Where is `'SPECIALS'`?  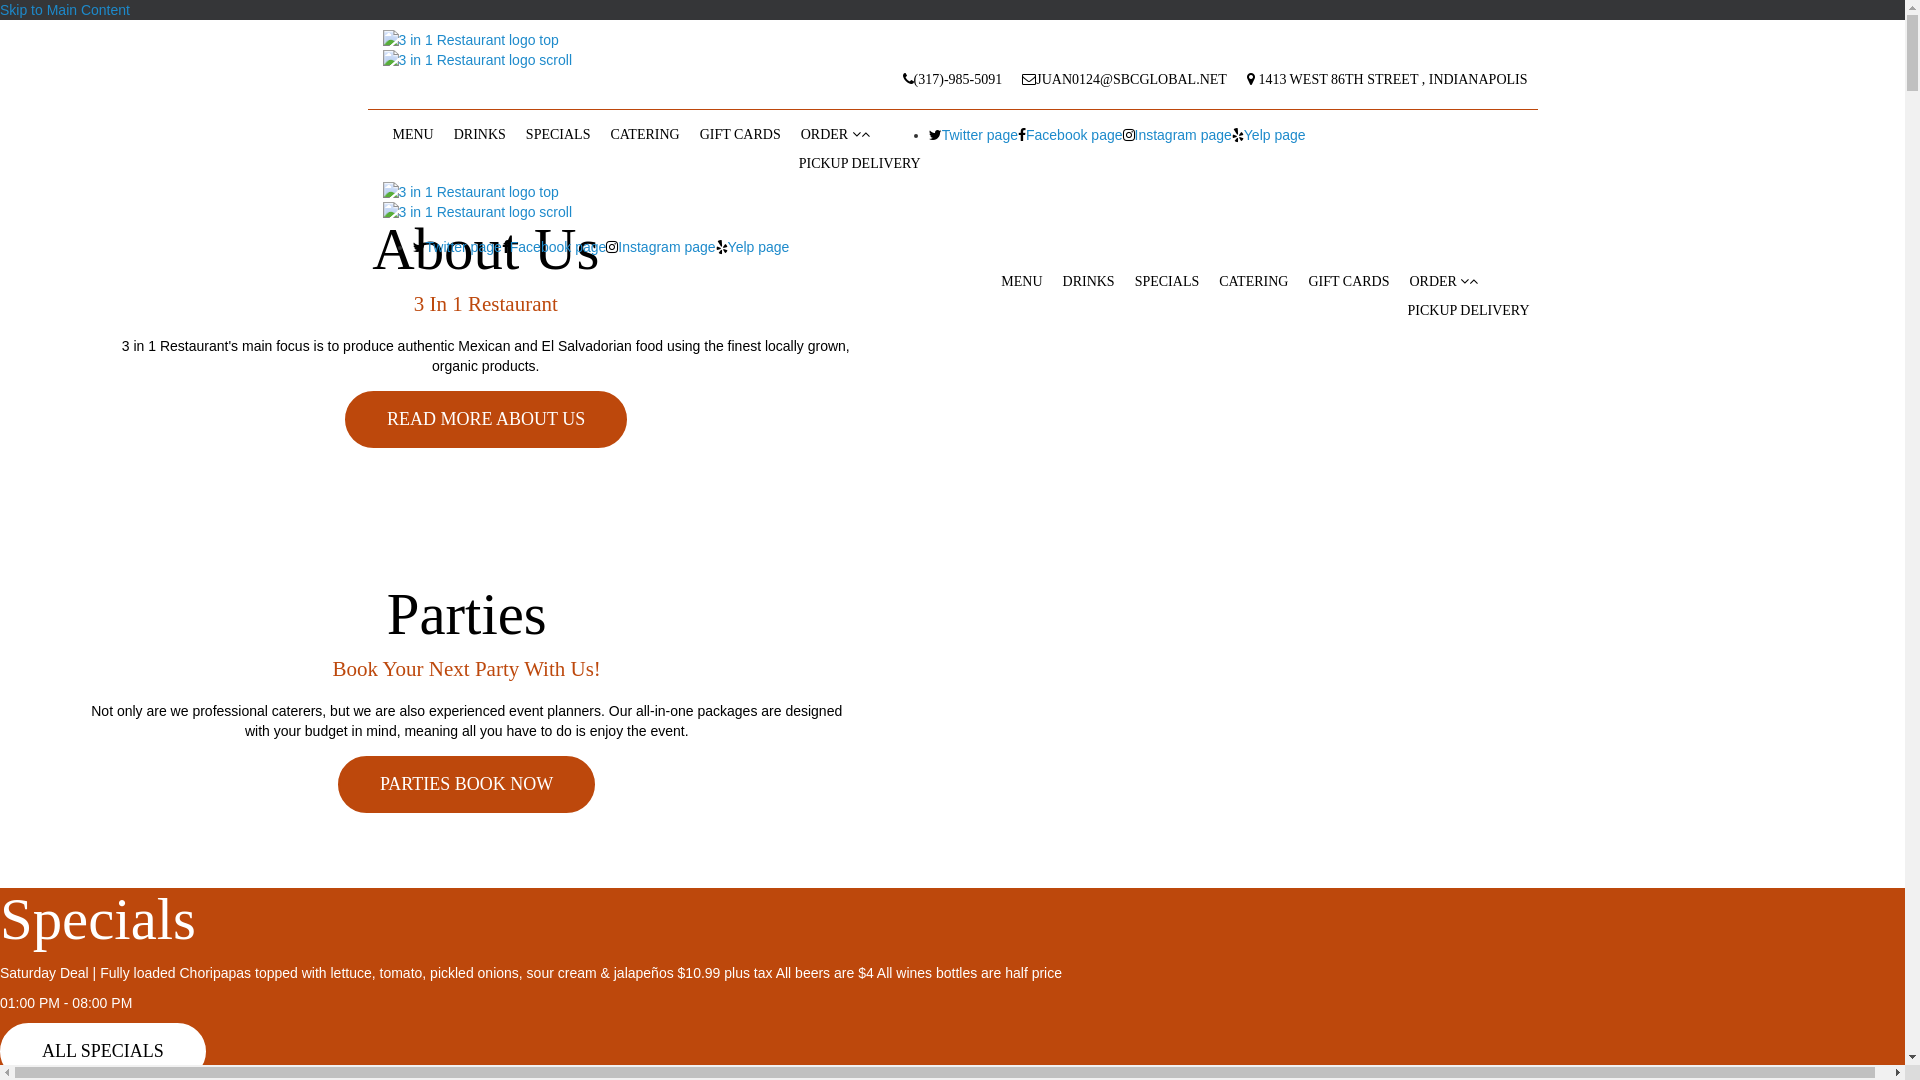 'SPECIALS' is located at coordinates (515, 135).